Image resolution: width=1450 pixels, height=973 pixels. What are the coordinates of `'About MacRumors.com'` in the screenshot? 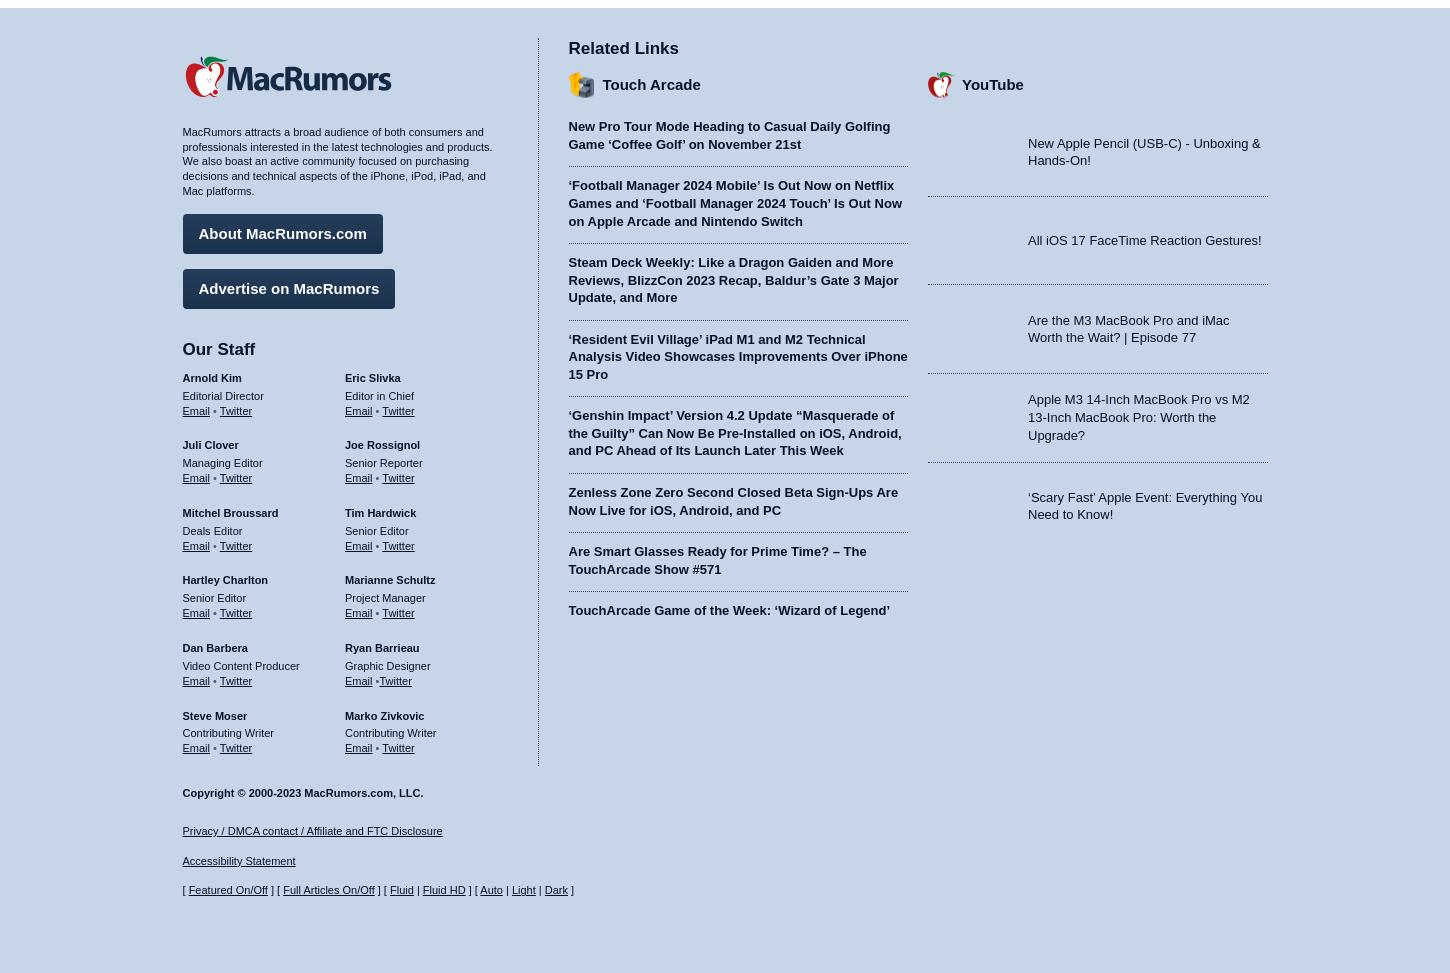 It's located at (282, 231).